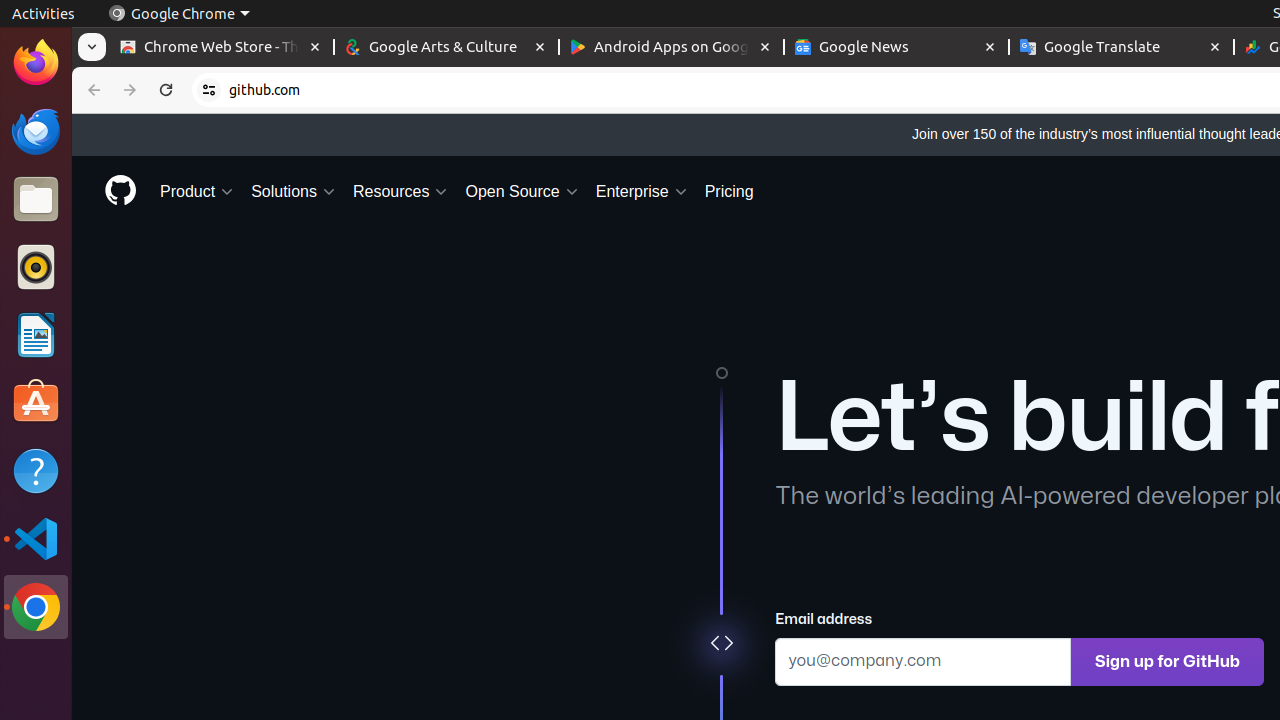  I want to click on 'Thunderbird Mail', so click(35, 130).